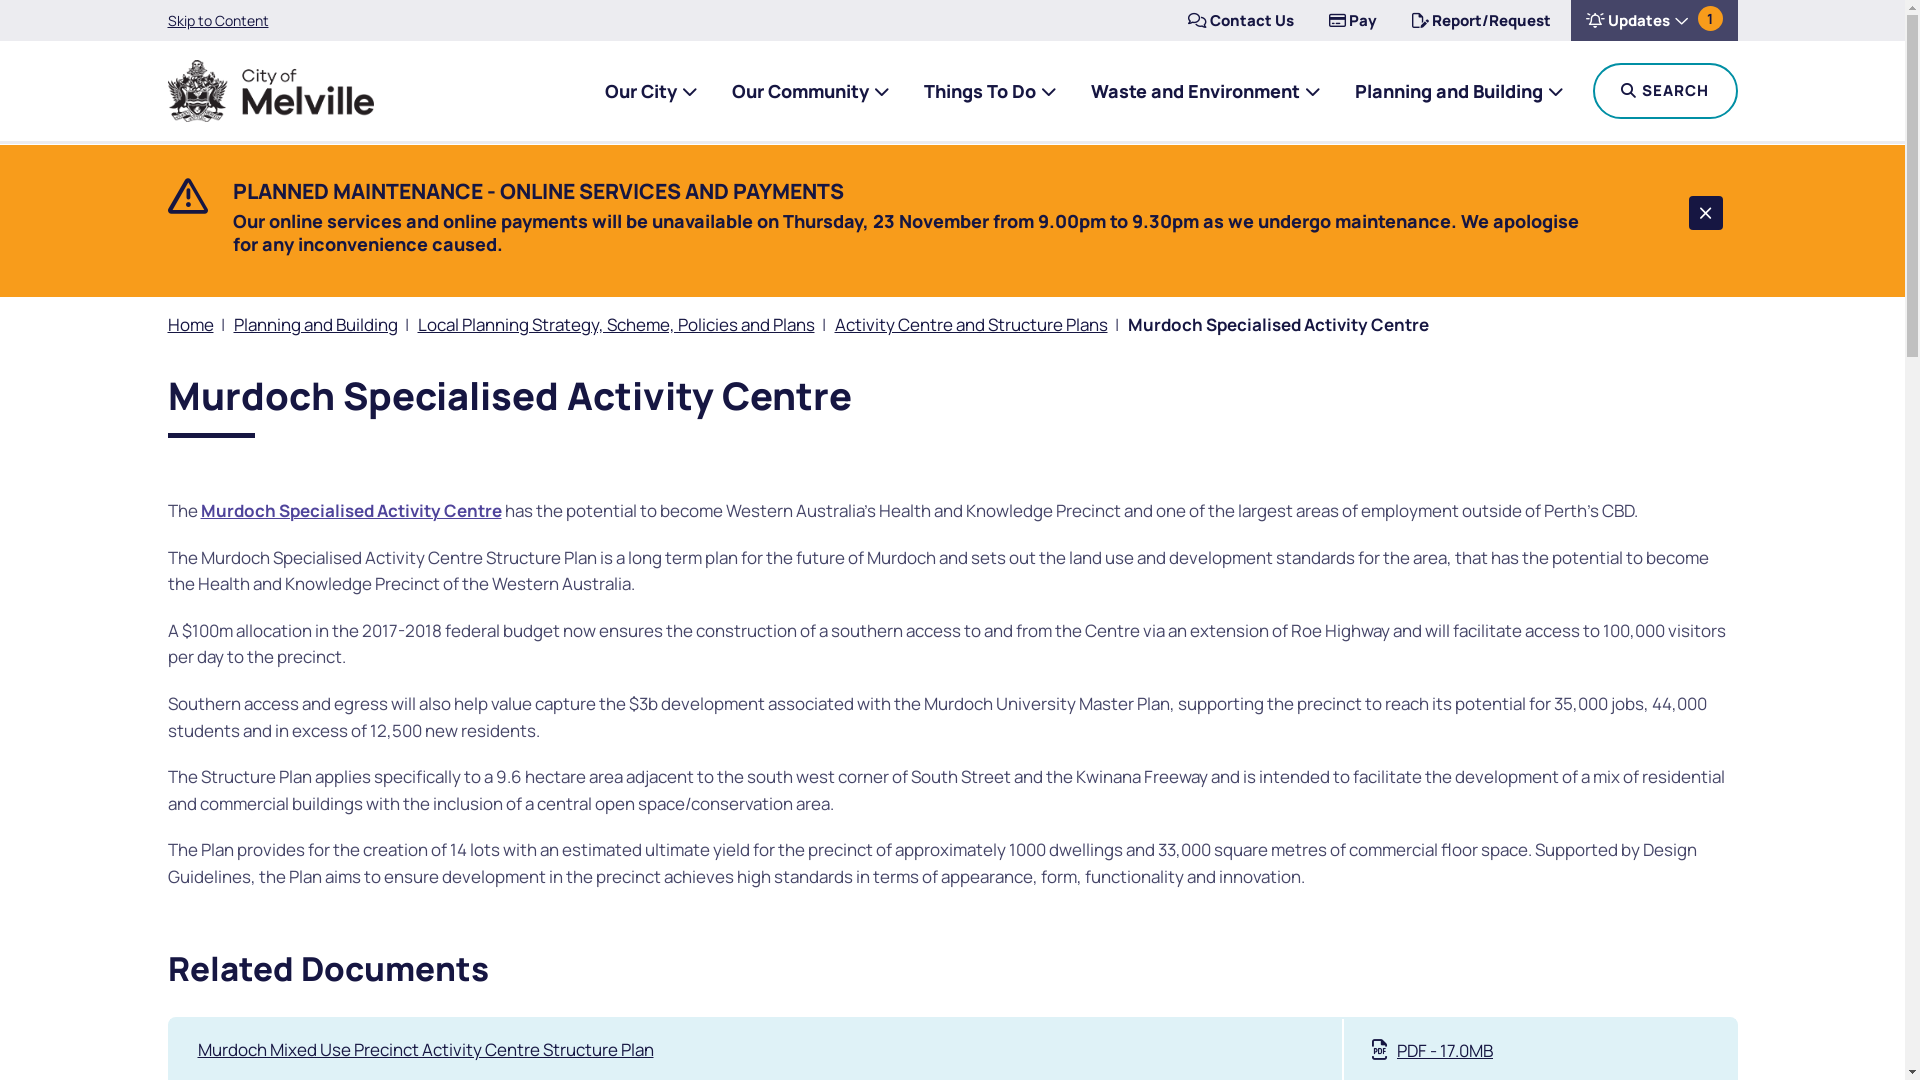 This screenshot has height=1080, width=1920. What do you see at coordinates (425, 1048) in the screenshot?
I see `'Murdoch Mixed Use Precinct Activity Centre Structure Plan'` at bounding box center [425, 1048].